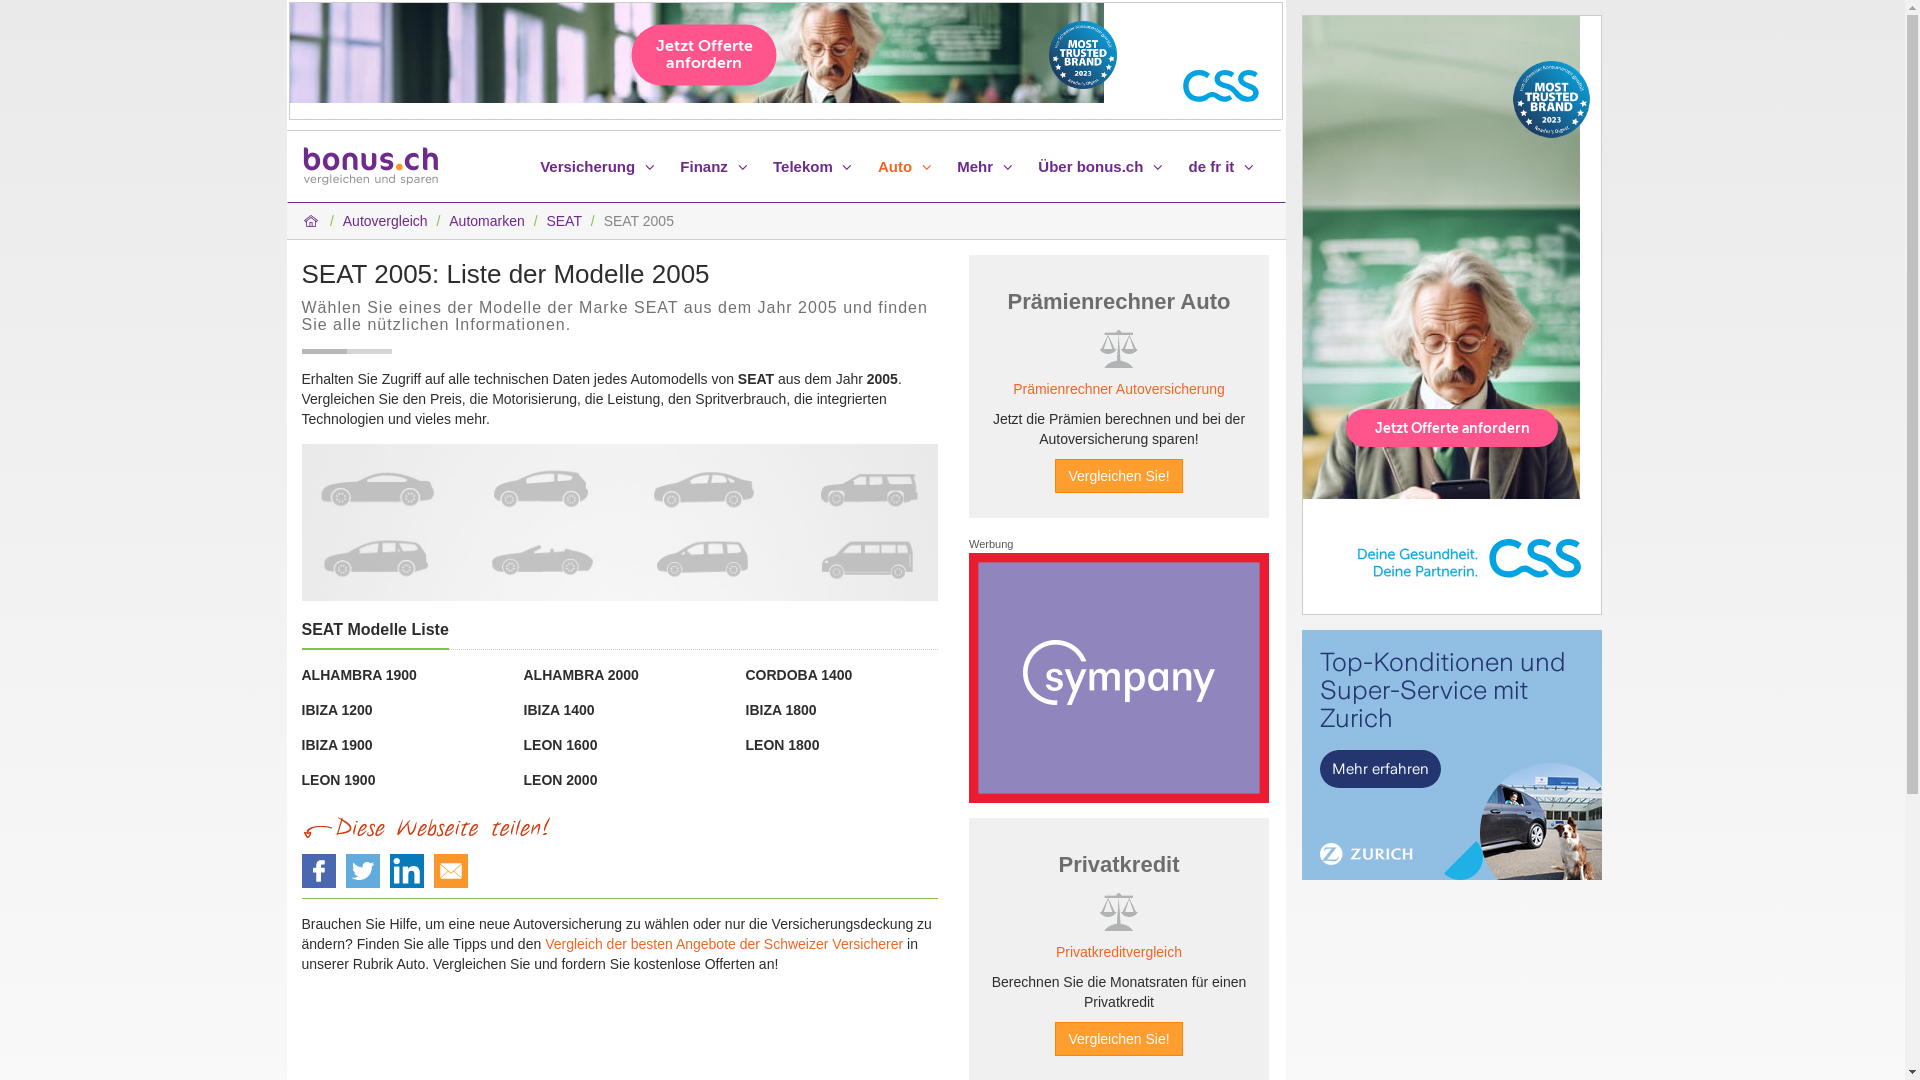  I want to click on 'Finanz', so click(716, 165).